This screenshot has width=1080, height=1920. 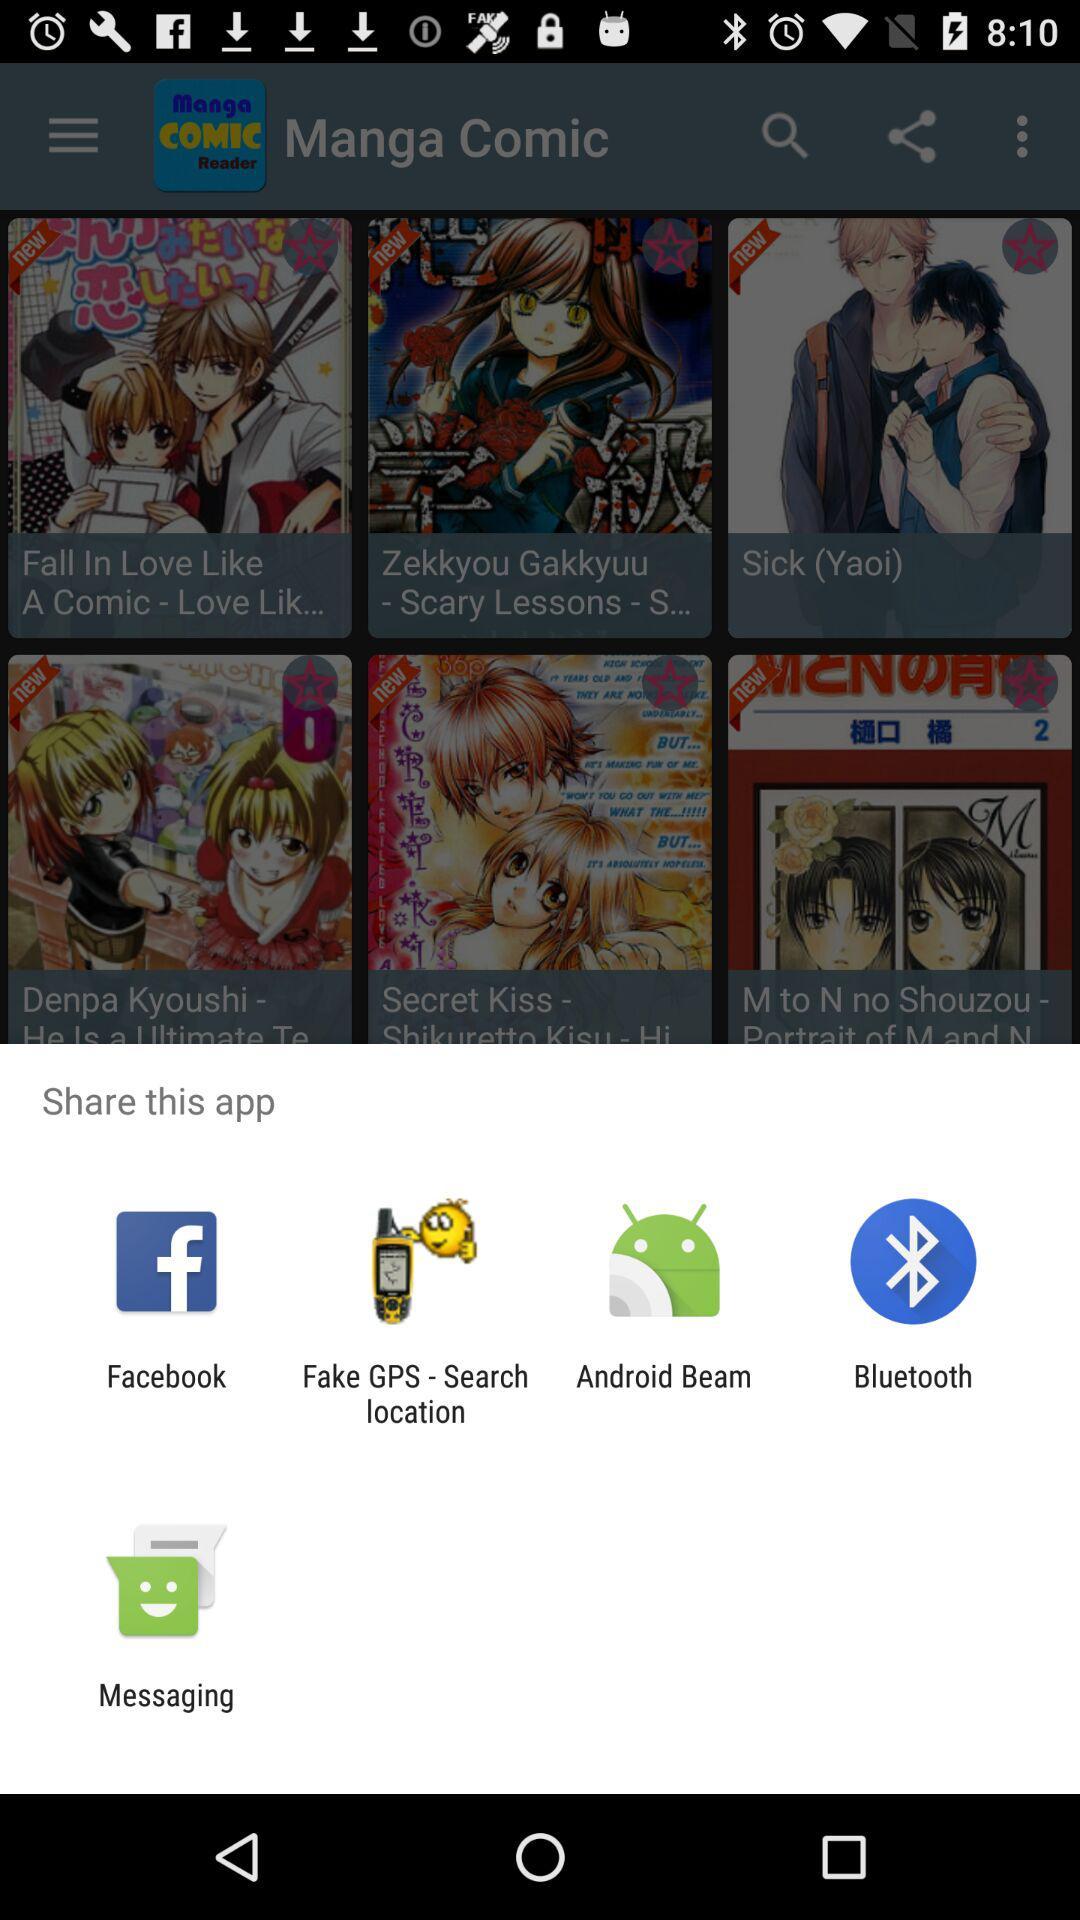 What do you see at coordinates (664, 1392) in the screenshot?
I see `icon to the right of the fake gps search icon` at bounding box center [664, 1392].